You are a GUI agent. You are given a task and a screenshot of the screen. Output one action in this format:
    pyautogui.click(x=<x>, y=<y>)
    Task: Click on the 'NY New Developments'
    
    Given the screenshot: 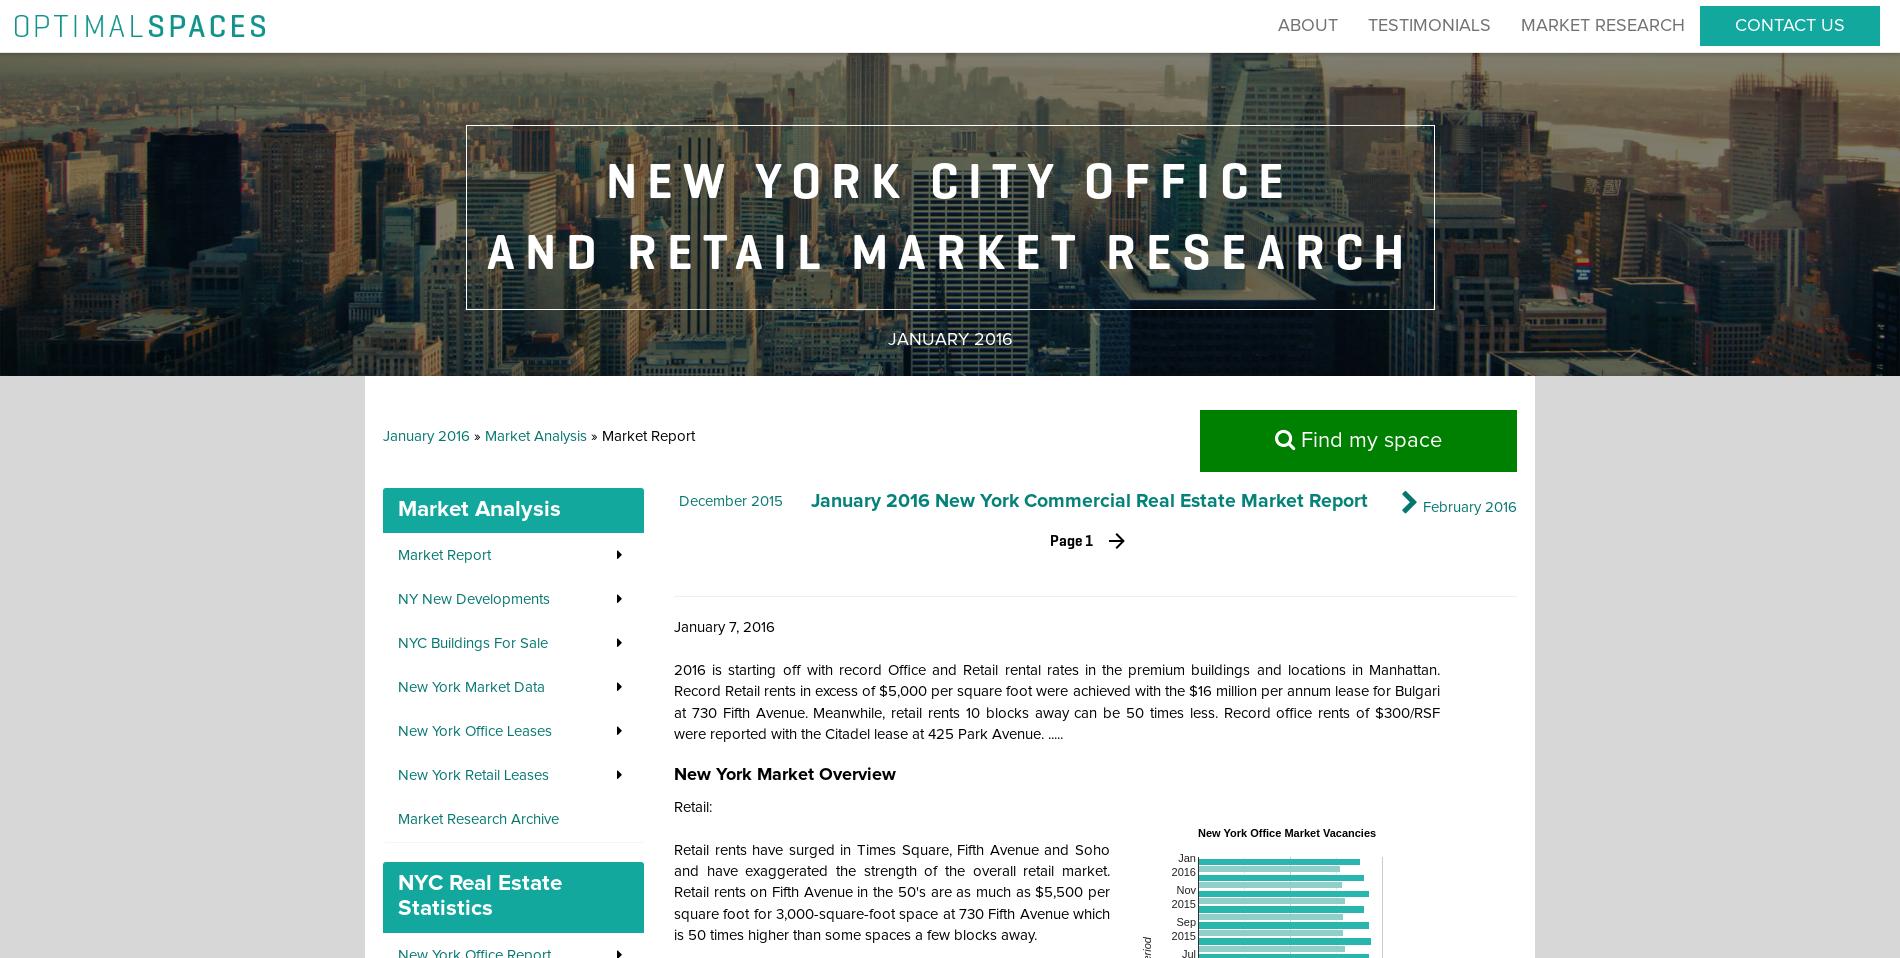 What is the action you would take?
    pyautogui.click(x=397, y=599)
    